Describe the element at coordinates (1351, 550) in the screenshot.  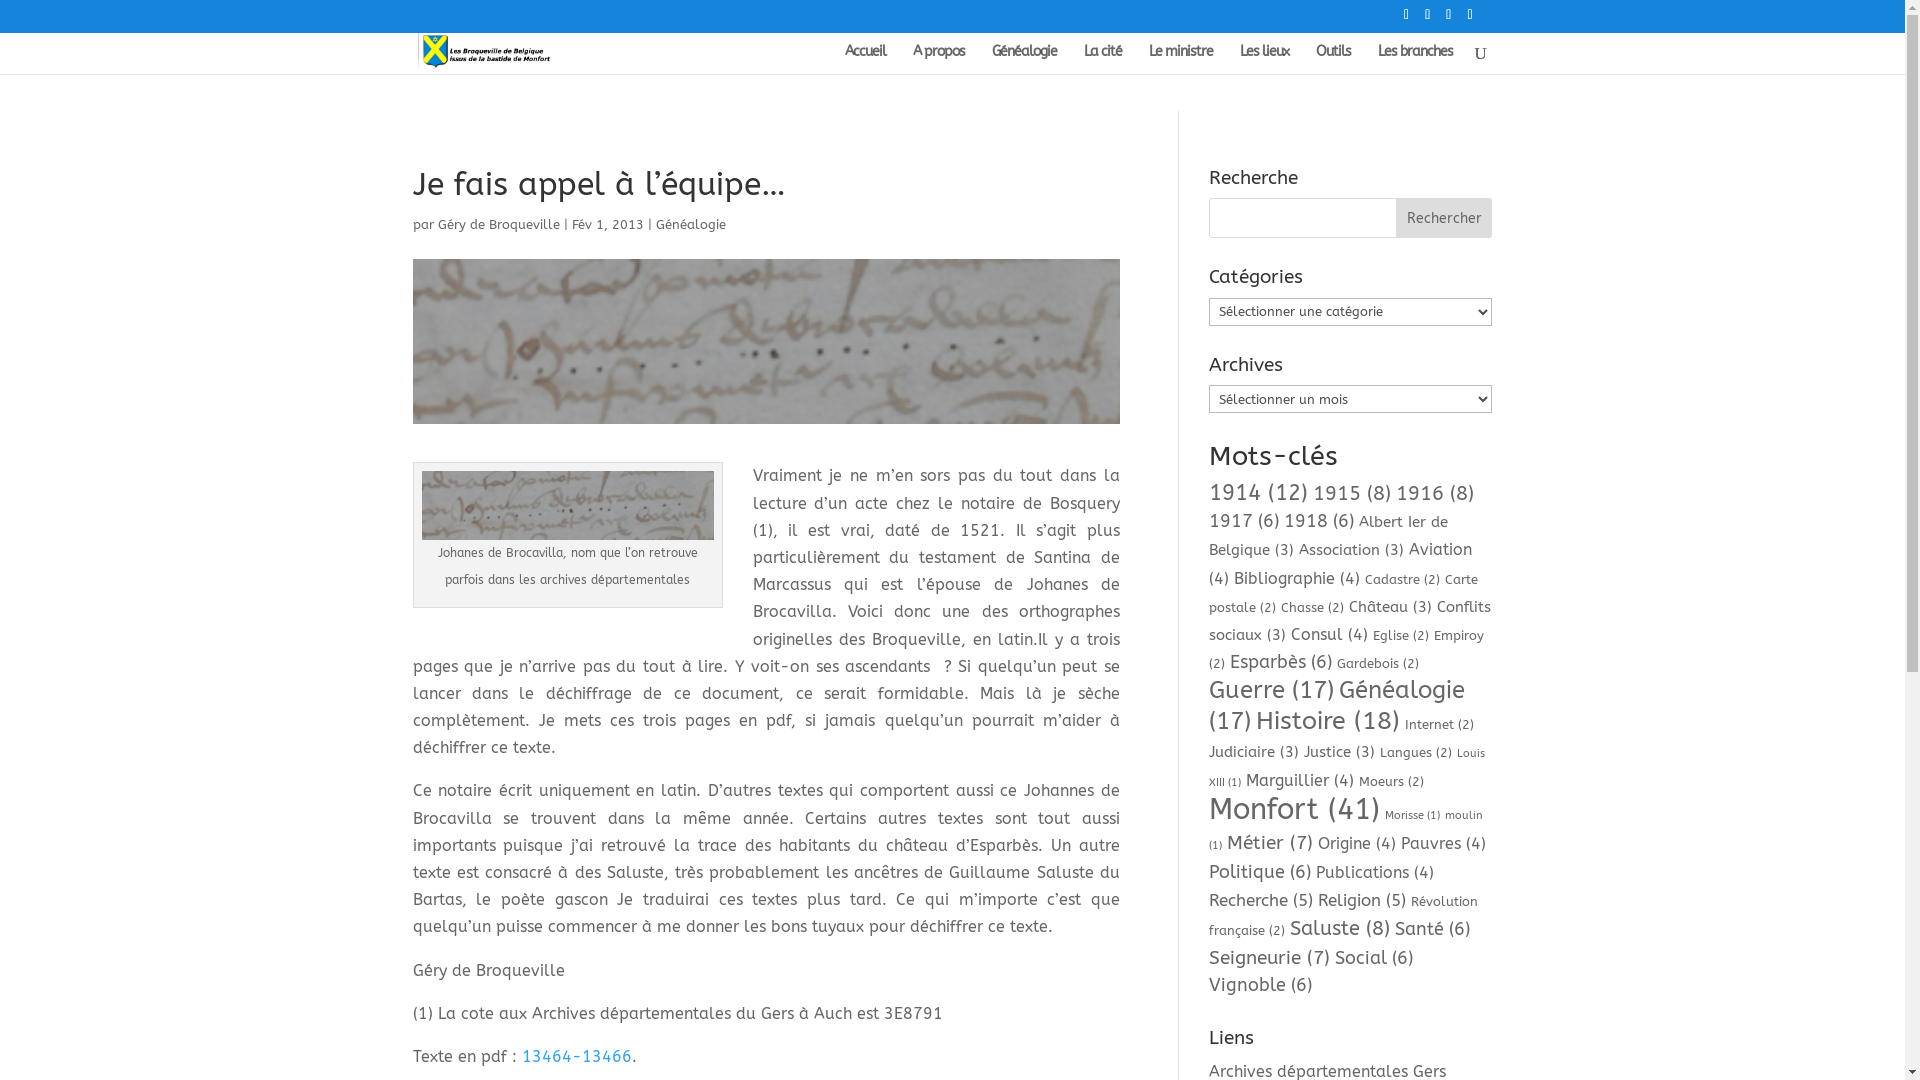
I see `'Association (3)'` at that location.